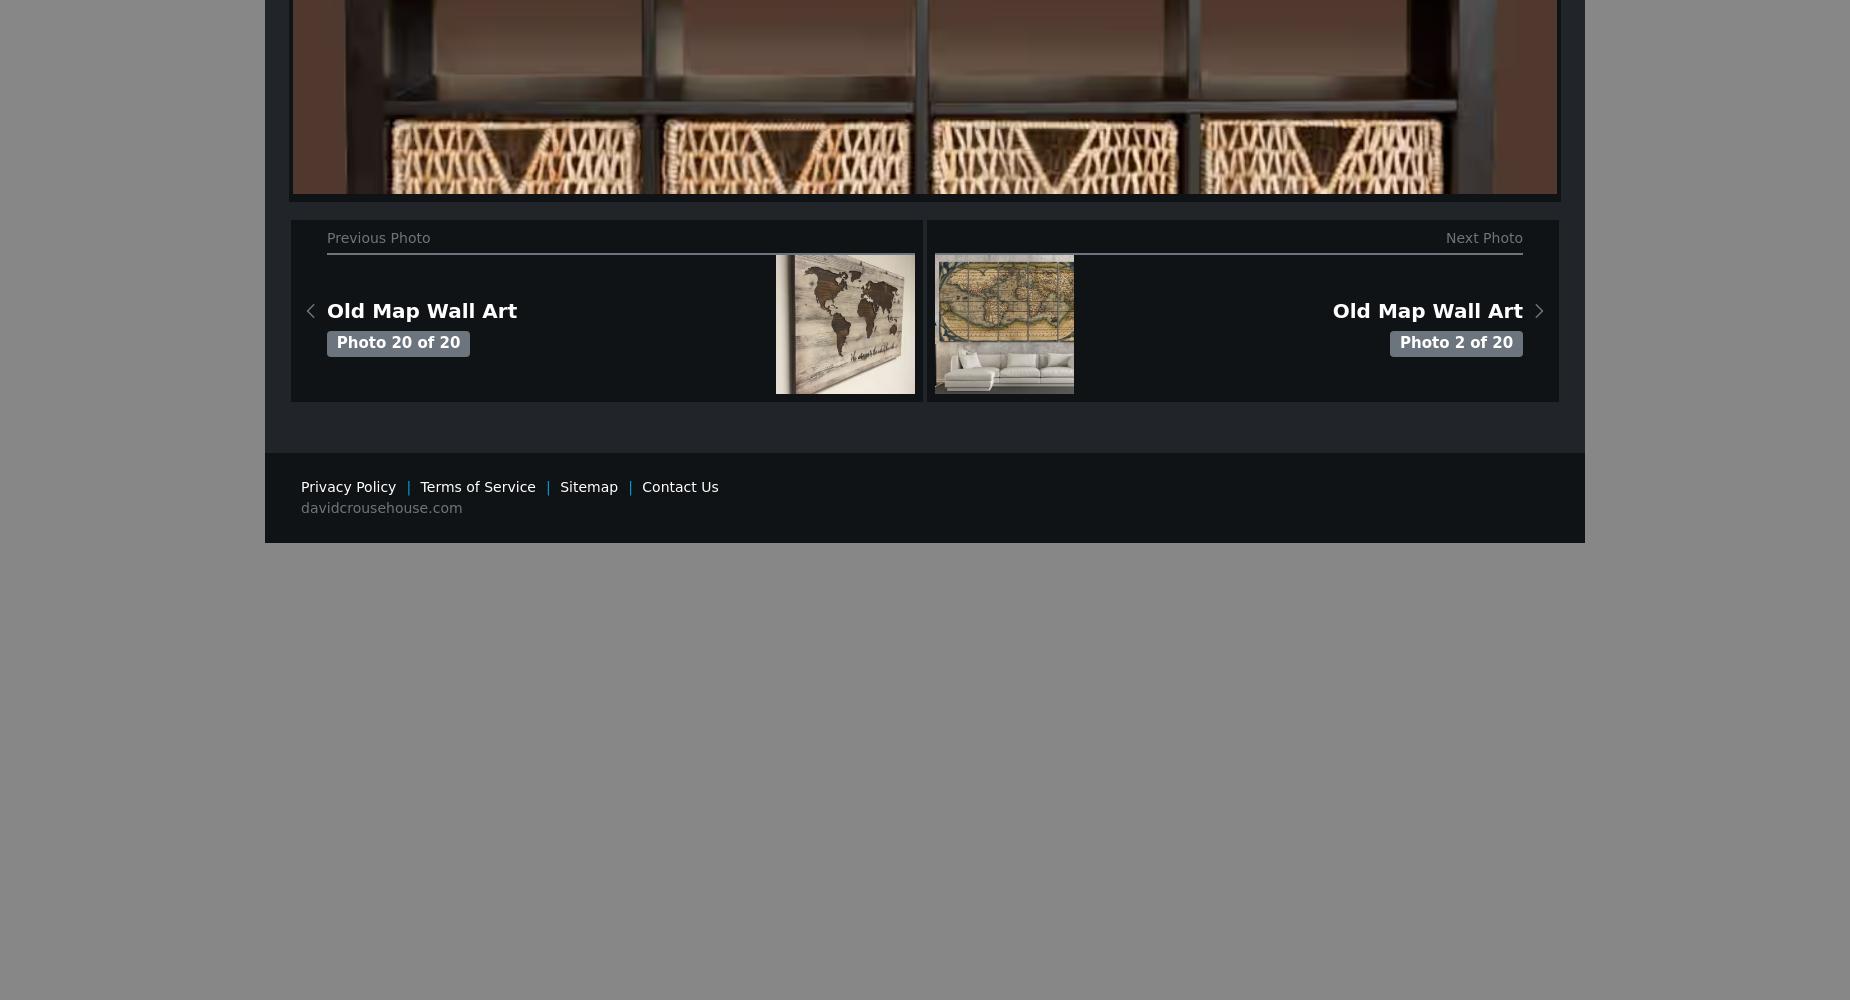 The width and height of the screenshot is (1850, 1000). Describe the element at coordinates (589, 485) in the screenshot. I see `'Sitemap'` at that location.